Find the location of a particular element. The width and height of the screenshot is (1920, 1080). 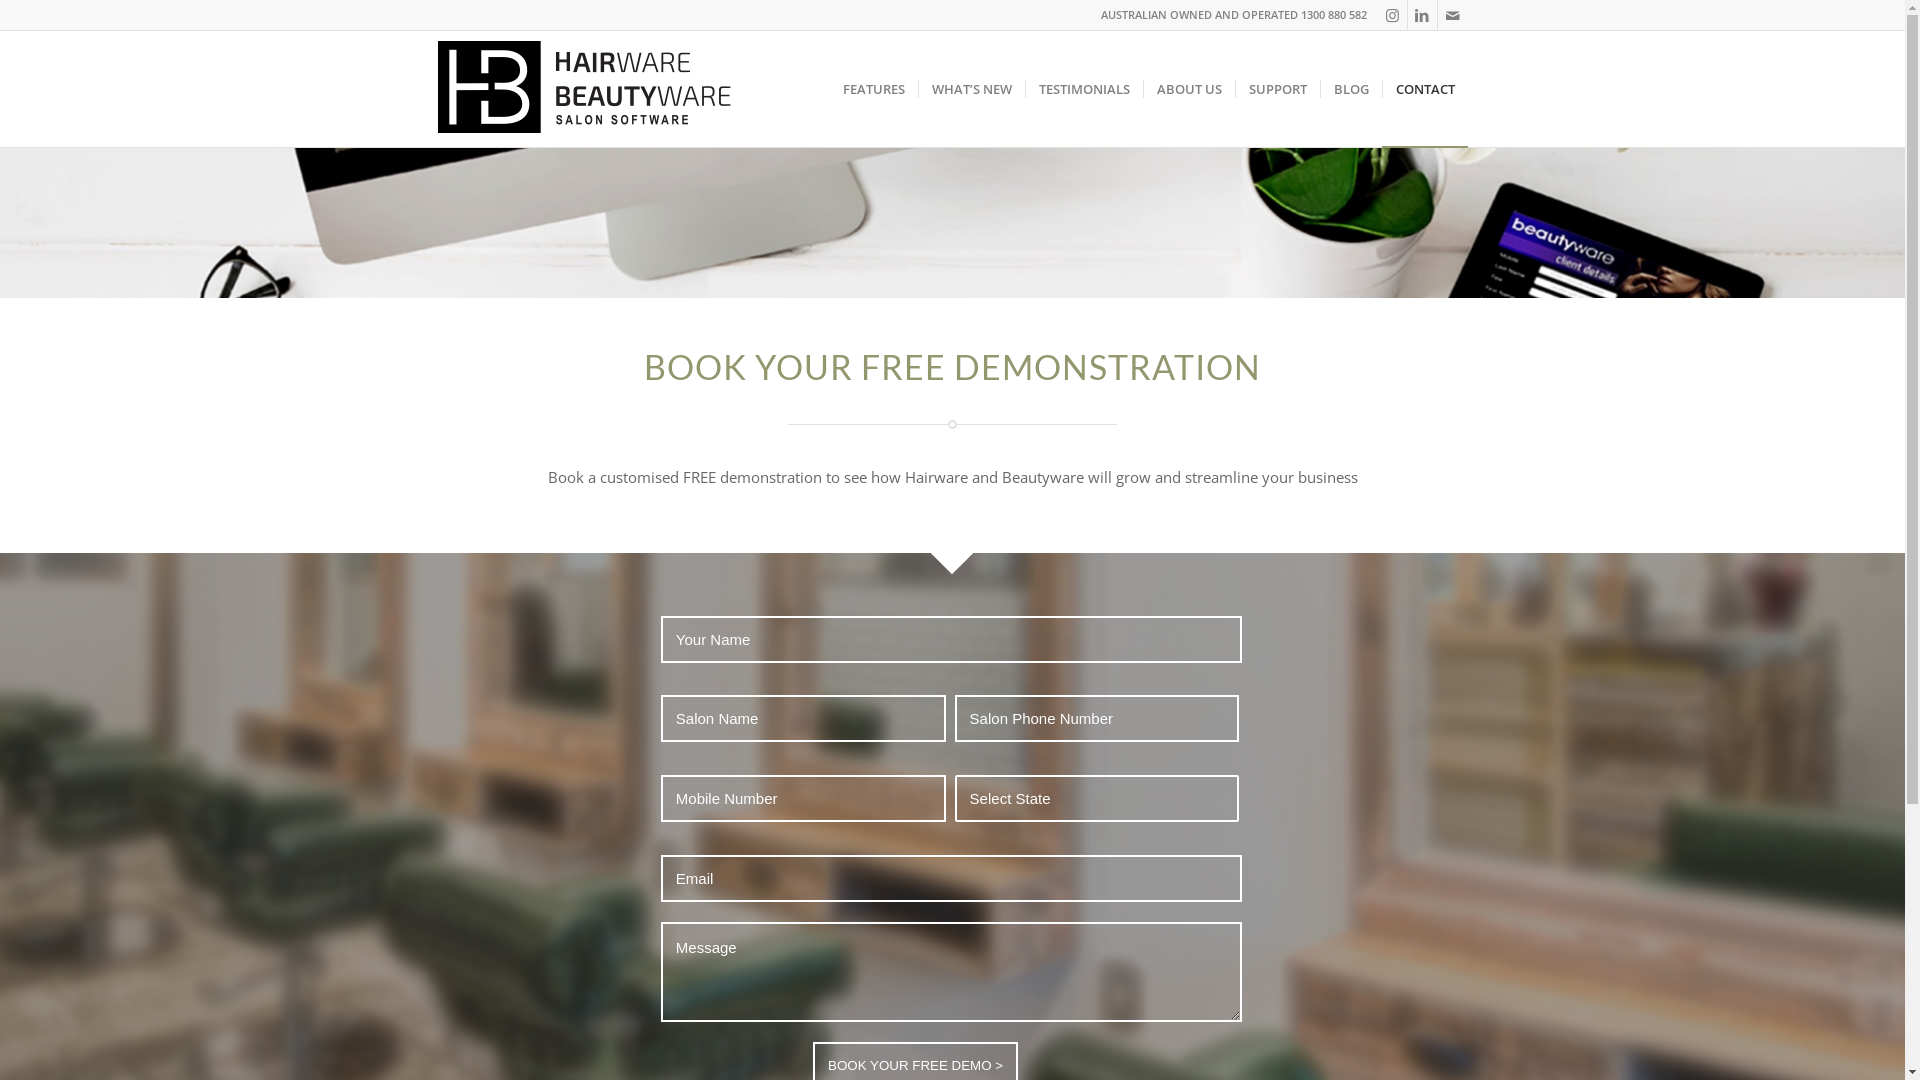

'LinkedIn' is located at coordinates (1421, 15).